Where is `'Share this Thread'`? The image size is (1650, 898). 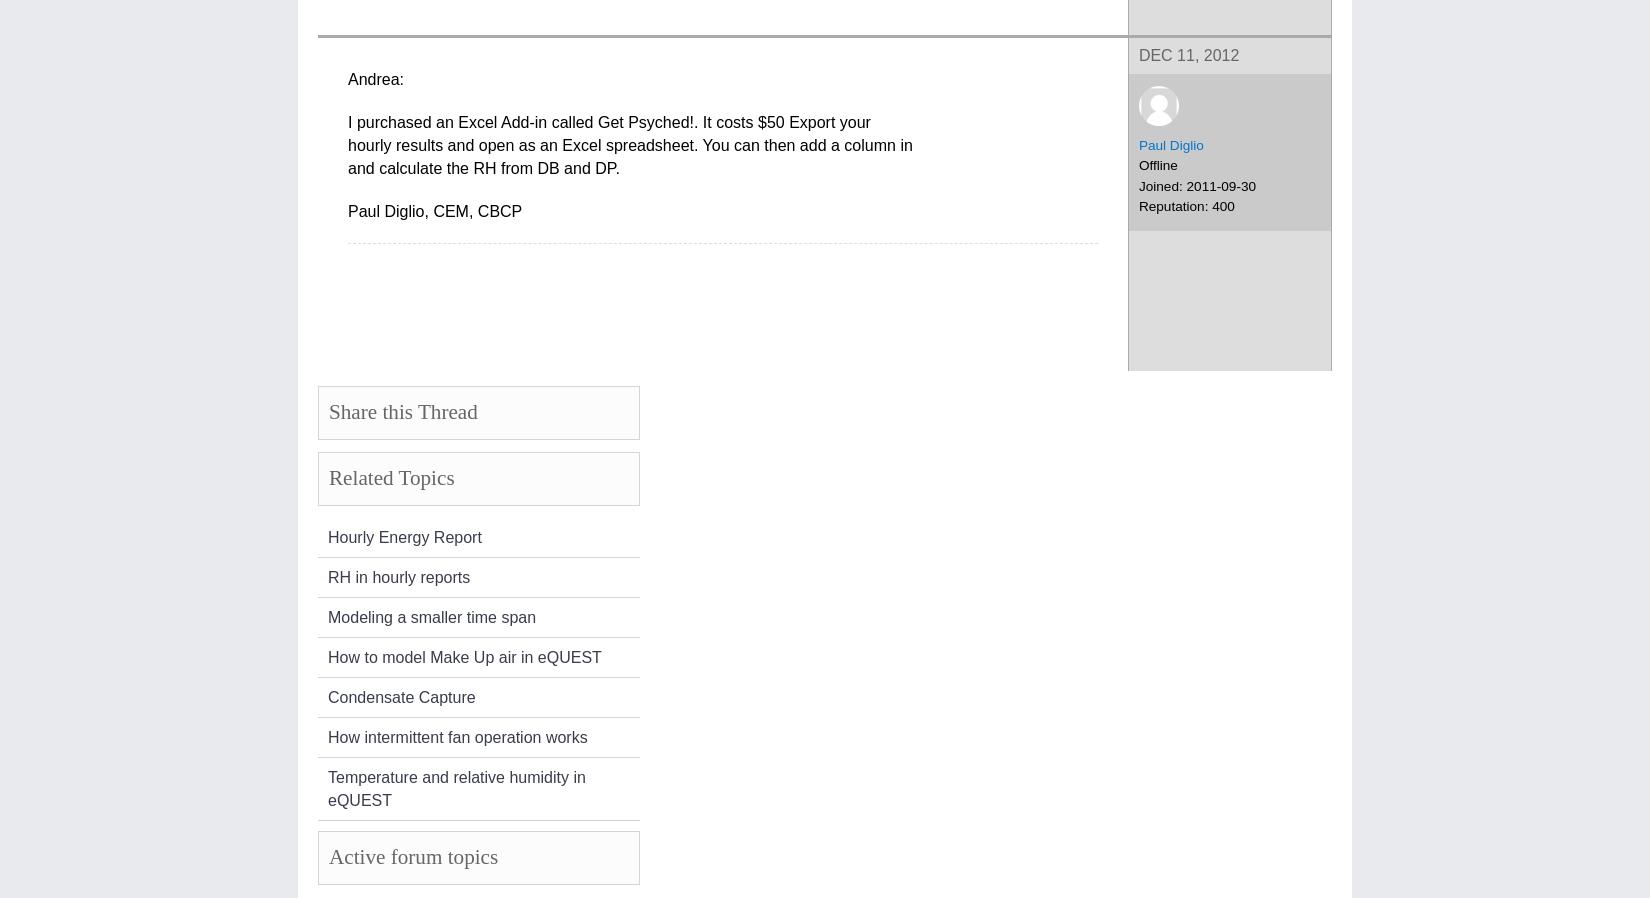 'Share this Thread' is located at coordinates (402, 412).